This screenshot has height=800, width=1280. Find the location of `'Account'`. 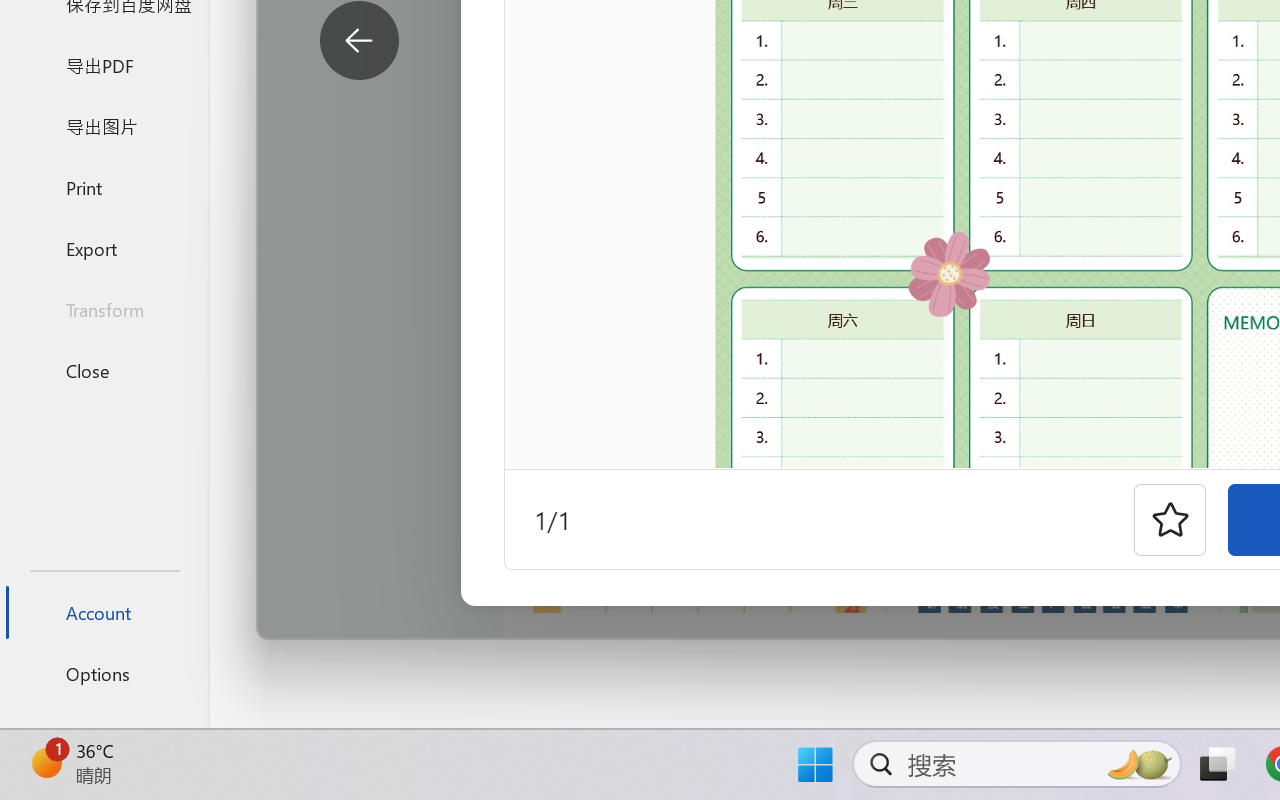

'Account' is located at coordinates (103, 612).